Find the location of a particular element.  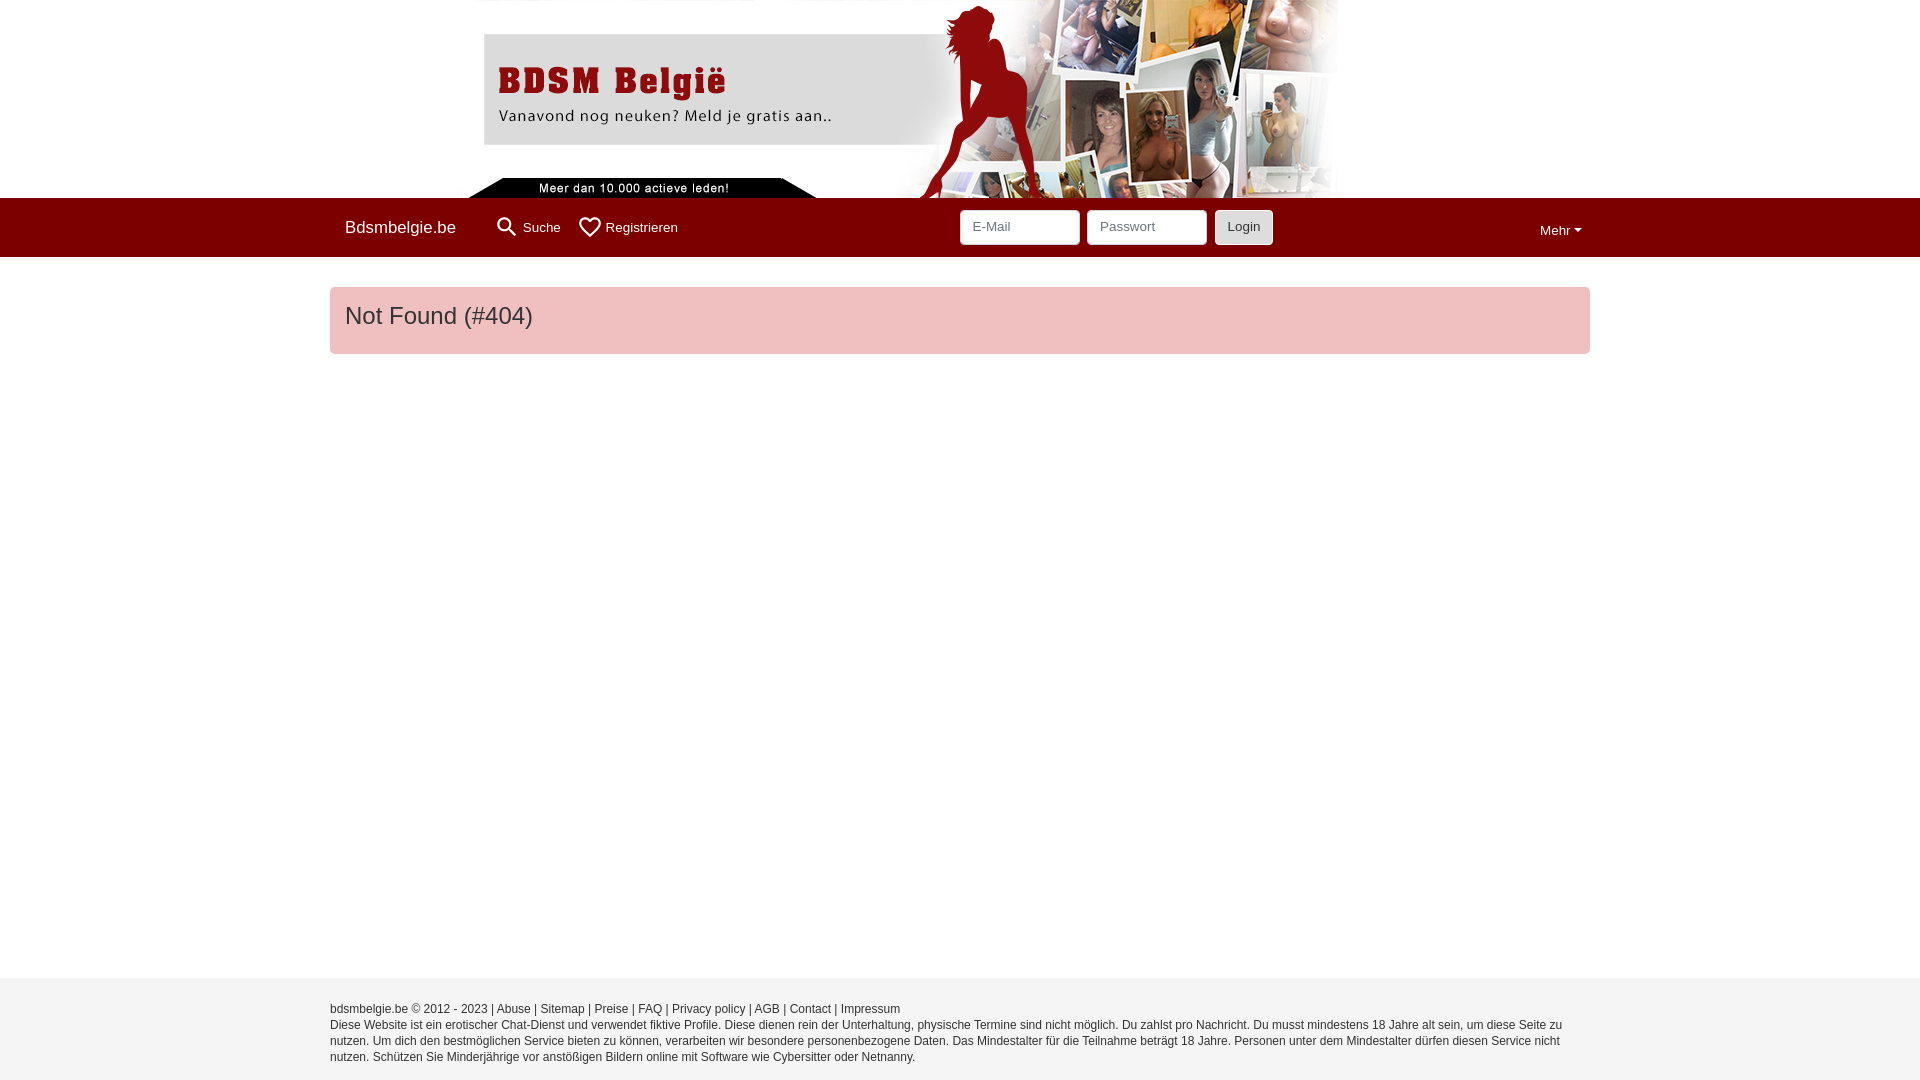

'Sitemap' is located at coordinates (561, 1009).